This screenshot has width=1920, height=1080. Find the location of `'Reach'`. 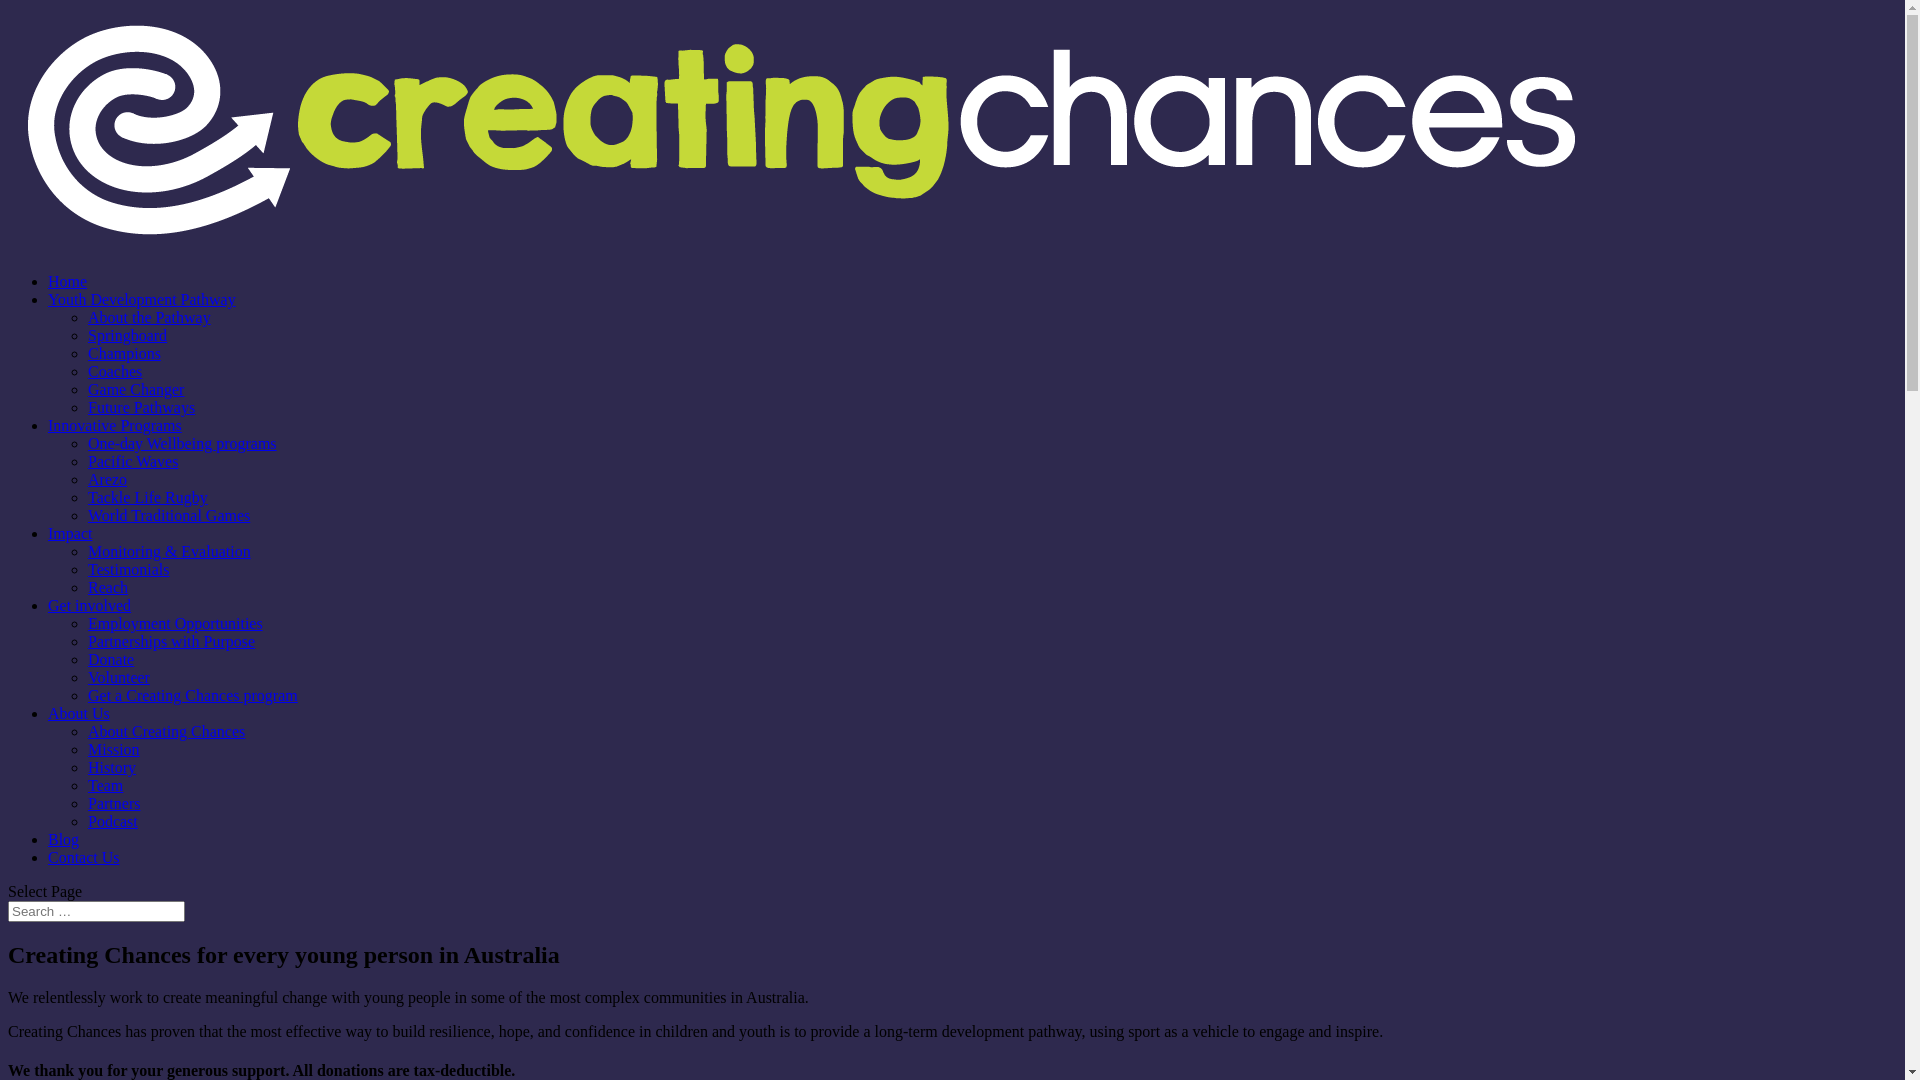

'Reach' is located at coordinates (106, 586).